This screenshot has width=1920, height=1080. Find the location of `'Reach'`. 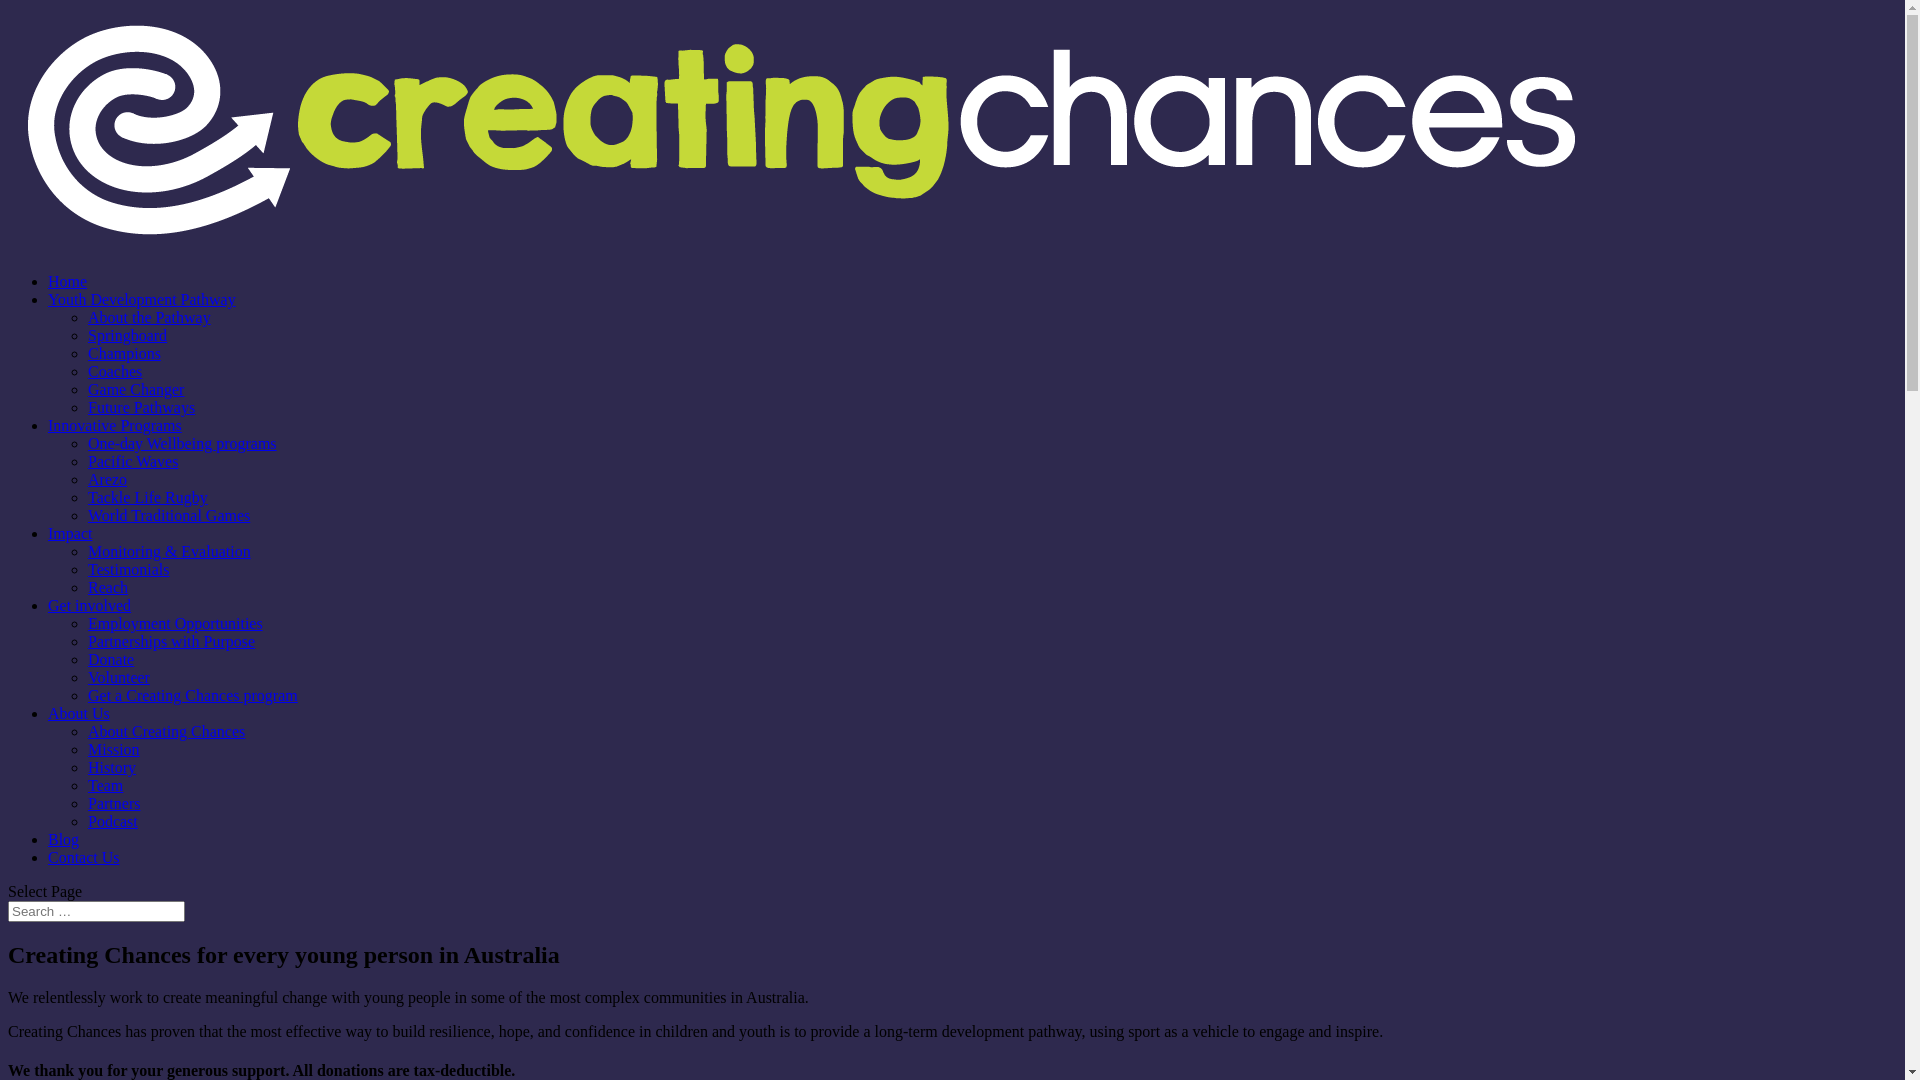

'Reach' is located at coordinates (106, 586).